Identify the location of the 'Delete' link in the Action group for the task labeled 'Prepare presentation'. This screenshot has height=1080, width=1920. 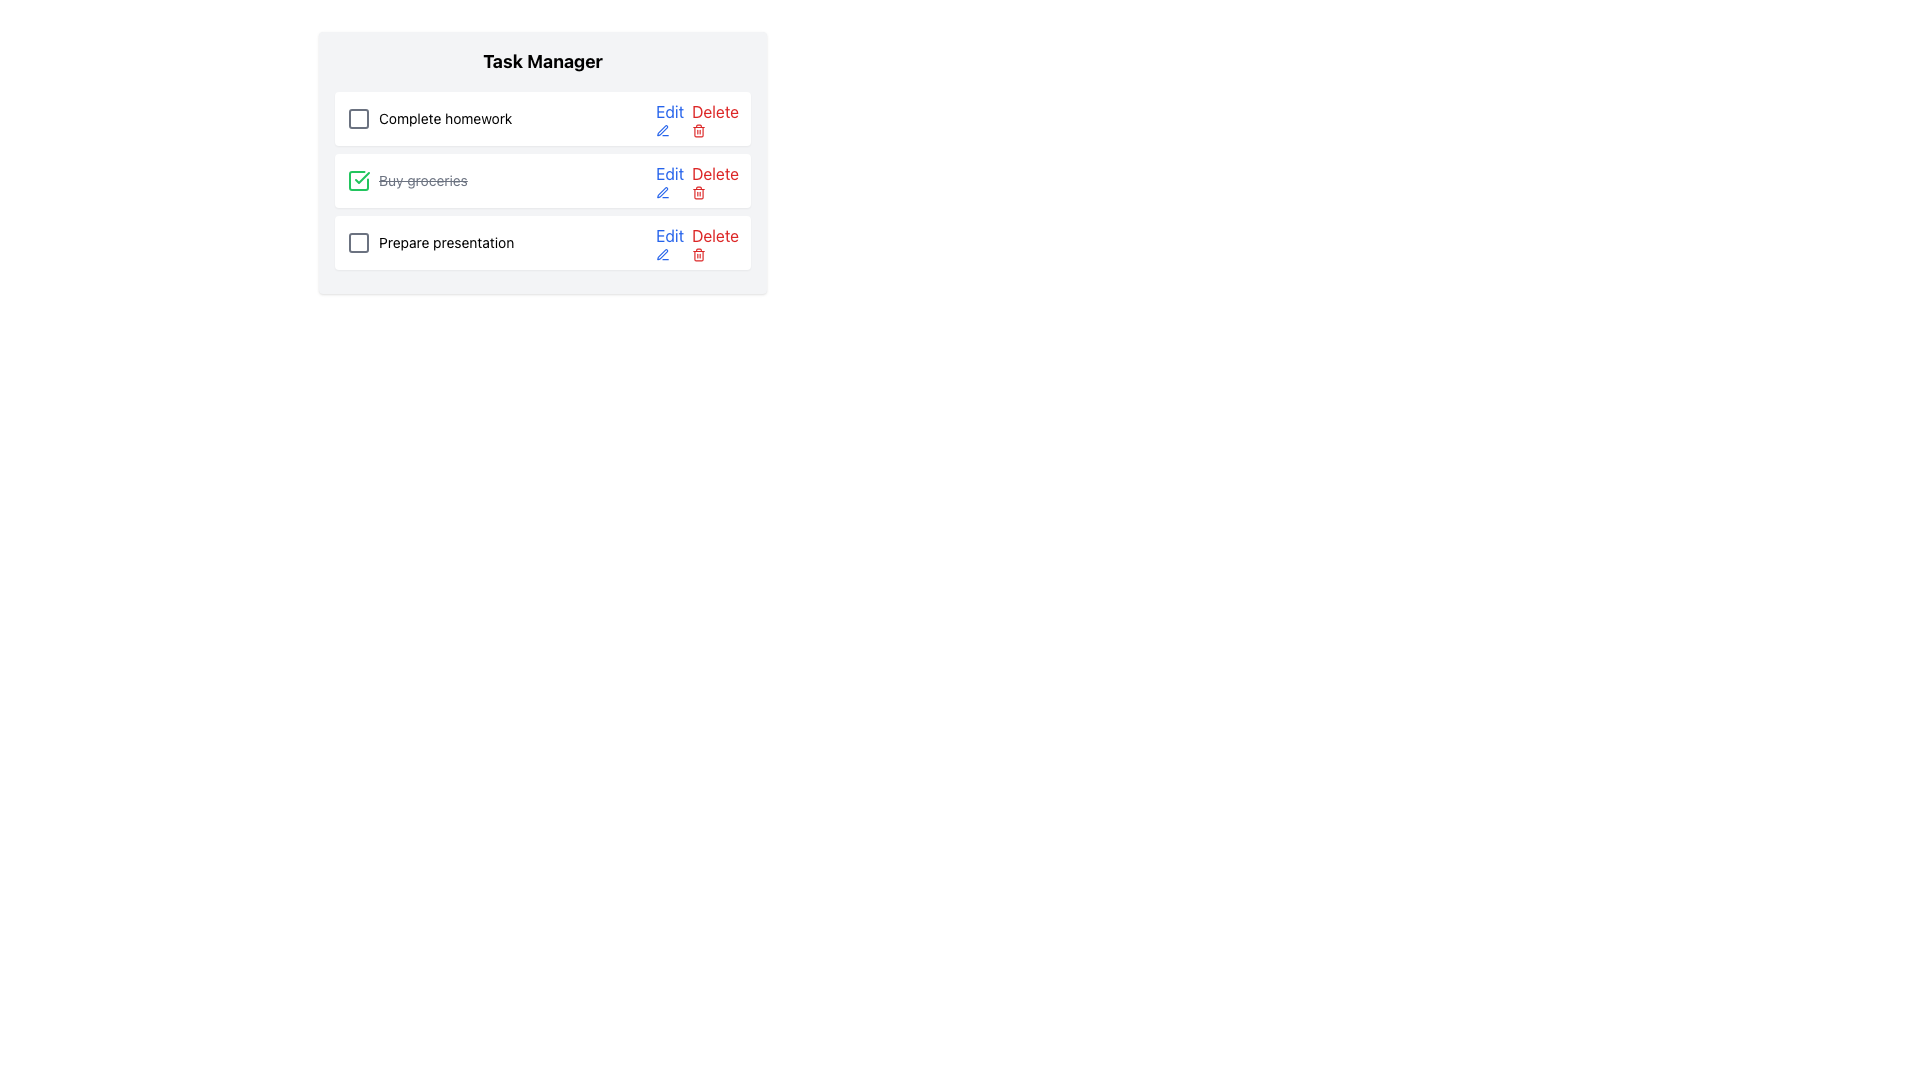
(696, 242).